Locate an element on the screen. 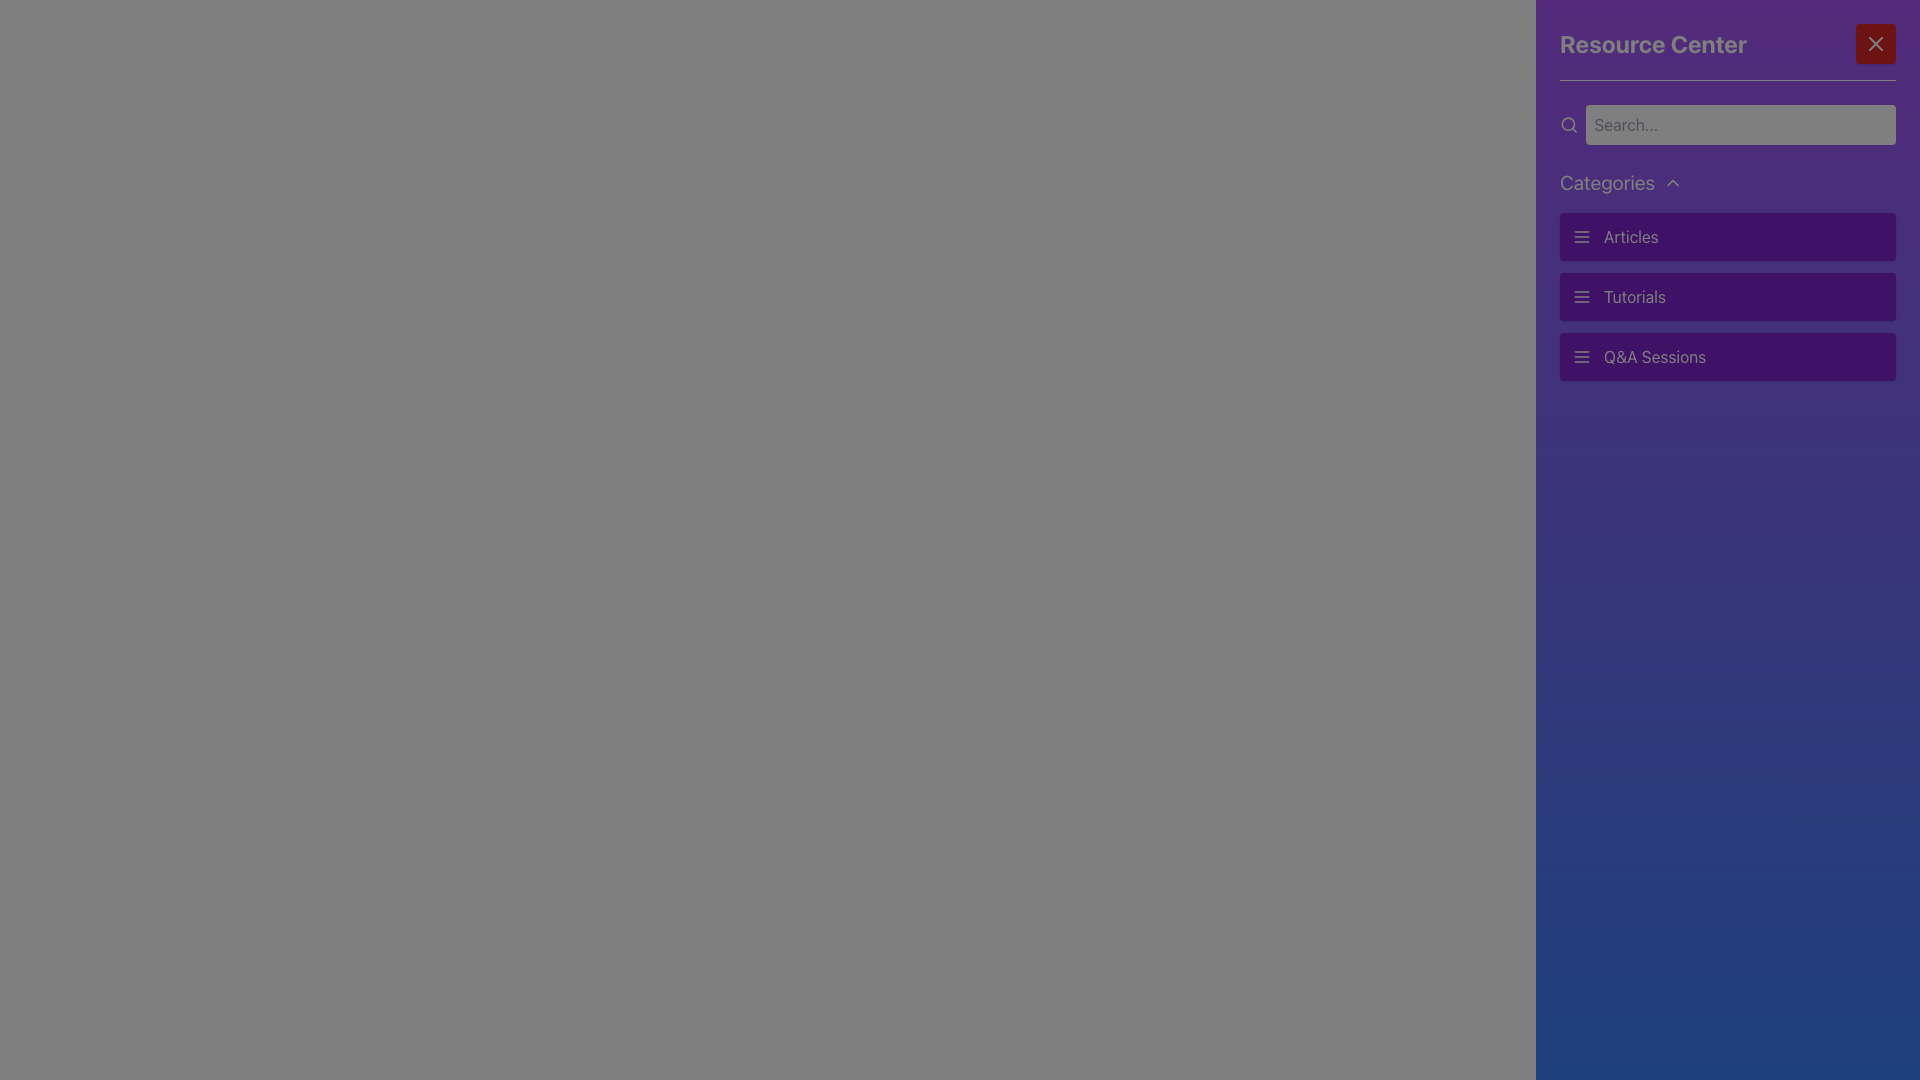 The height and width of the screenshot is (1080, 1920). the hamburger menu icon located to the left of the 'Q&A Sessions' label in the 'Resource Center' panel is located at coordinates (1581, 356).